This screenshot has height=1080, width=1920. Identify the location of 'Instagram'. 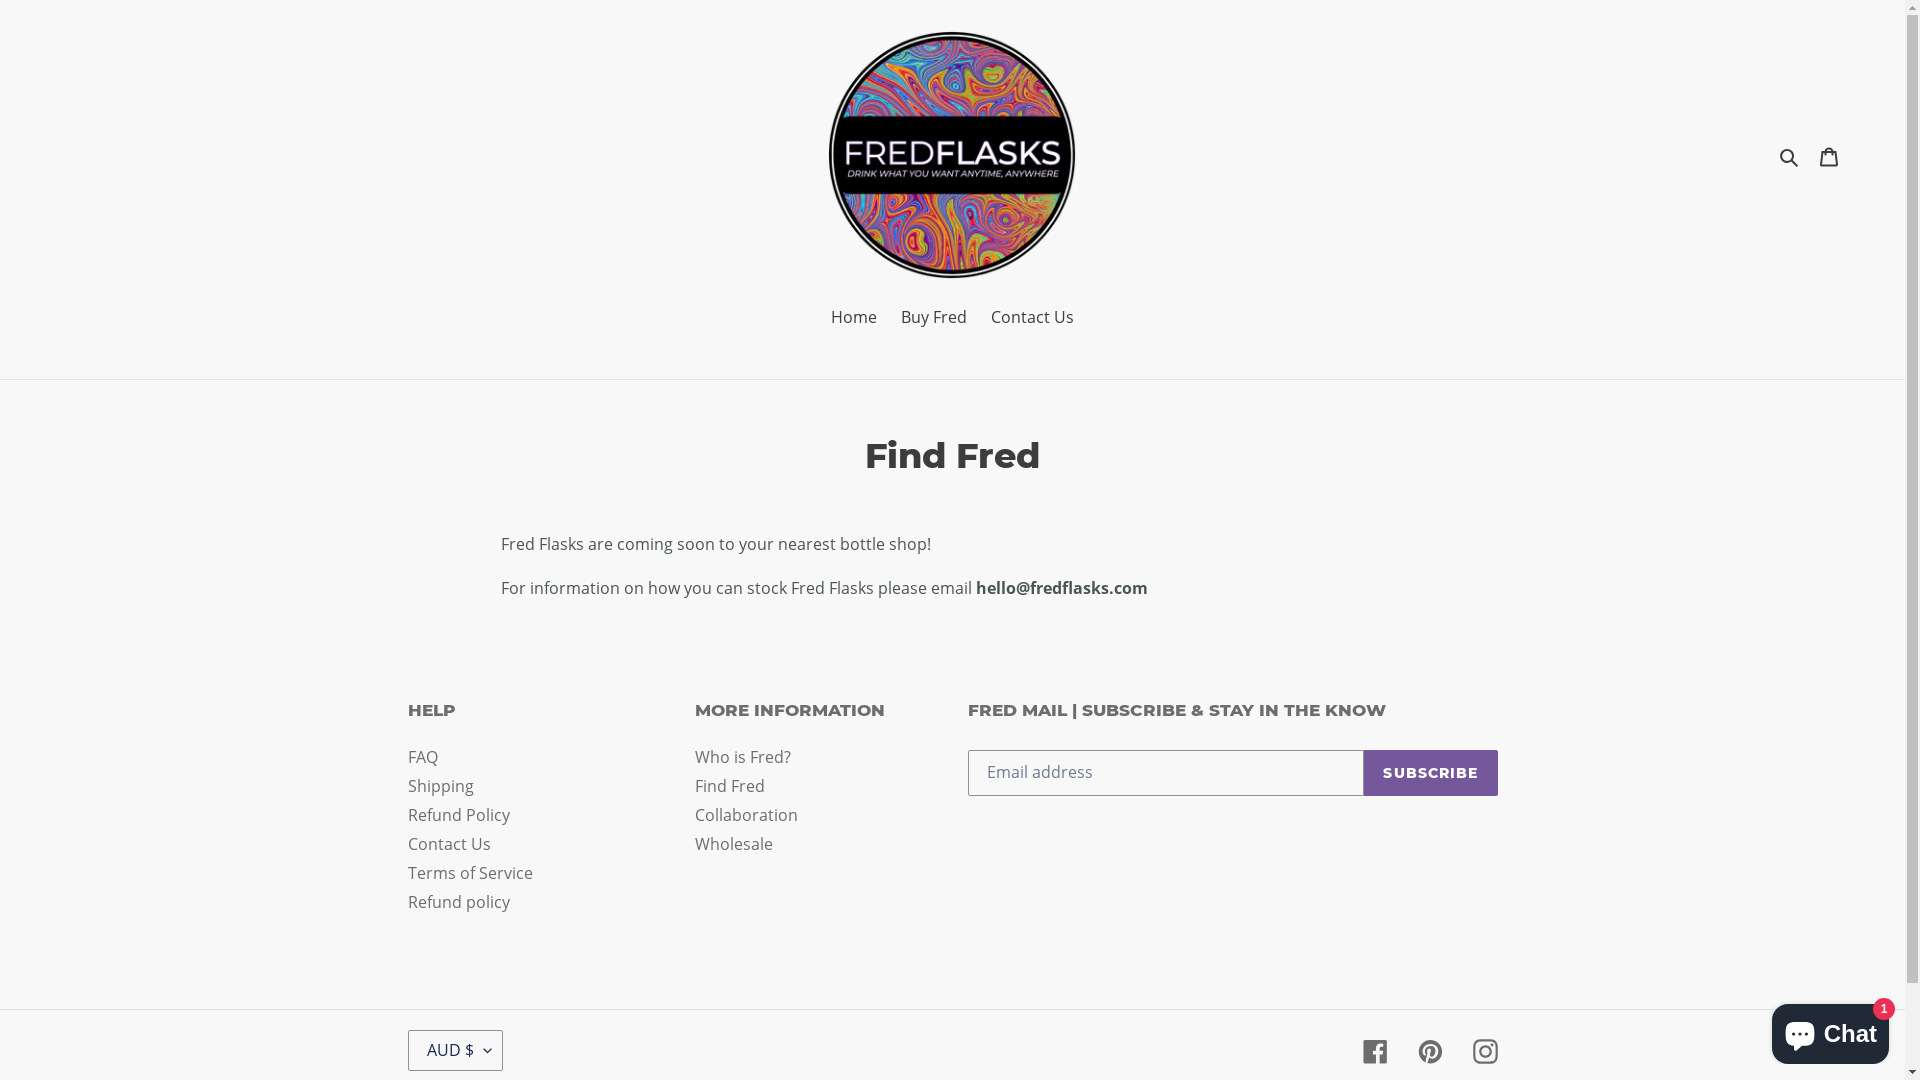
(1484, 1049).